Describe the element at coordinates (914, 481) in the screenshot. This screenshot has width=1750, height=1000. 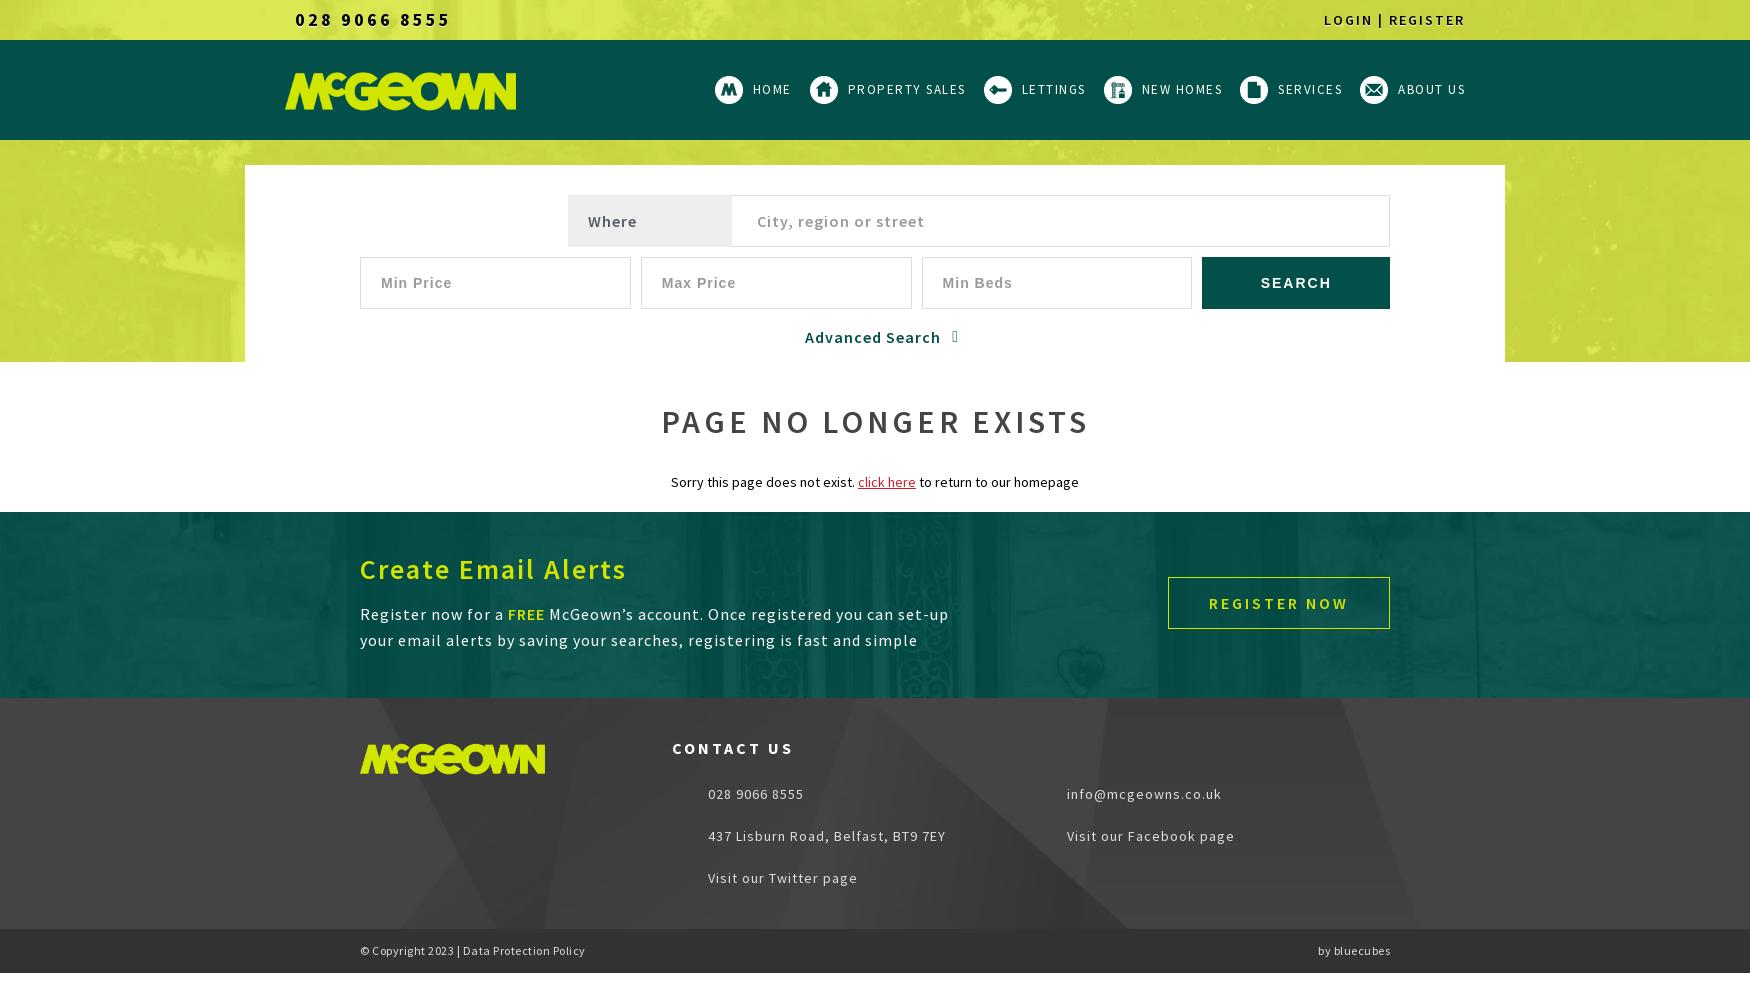
I see `'to return to our homepage'` at that location.